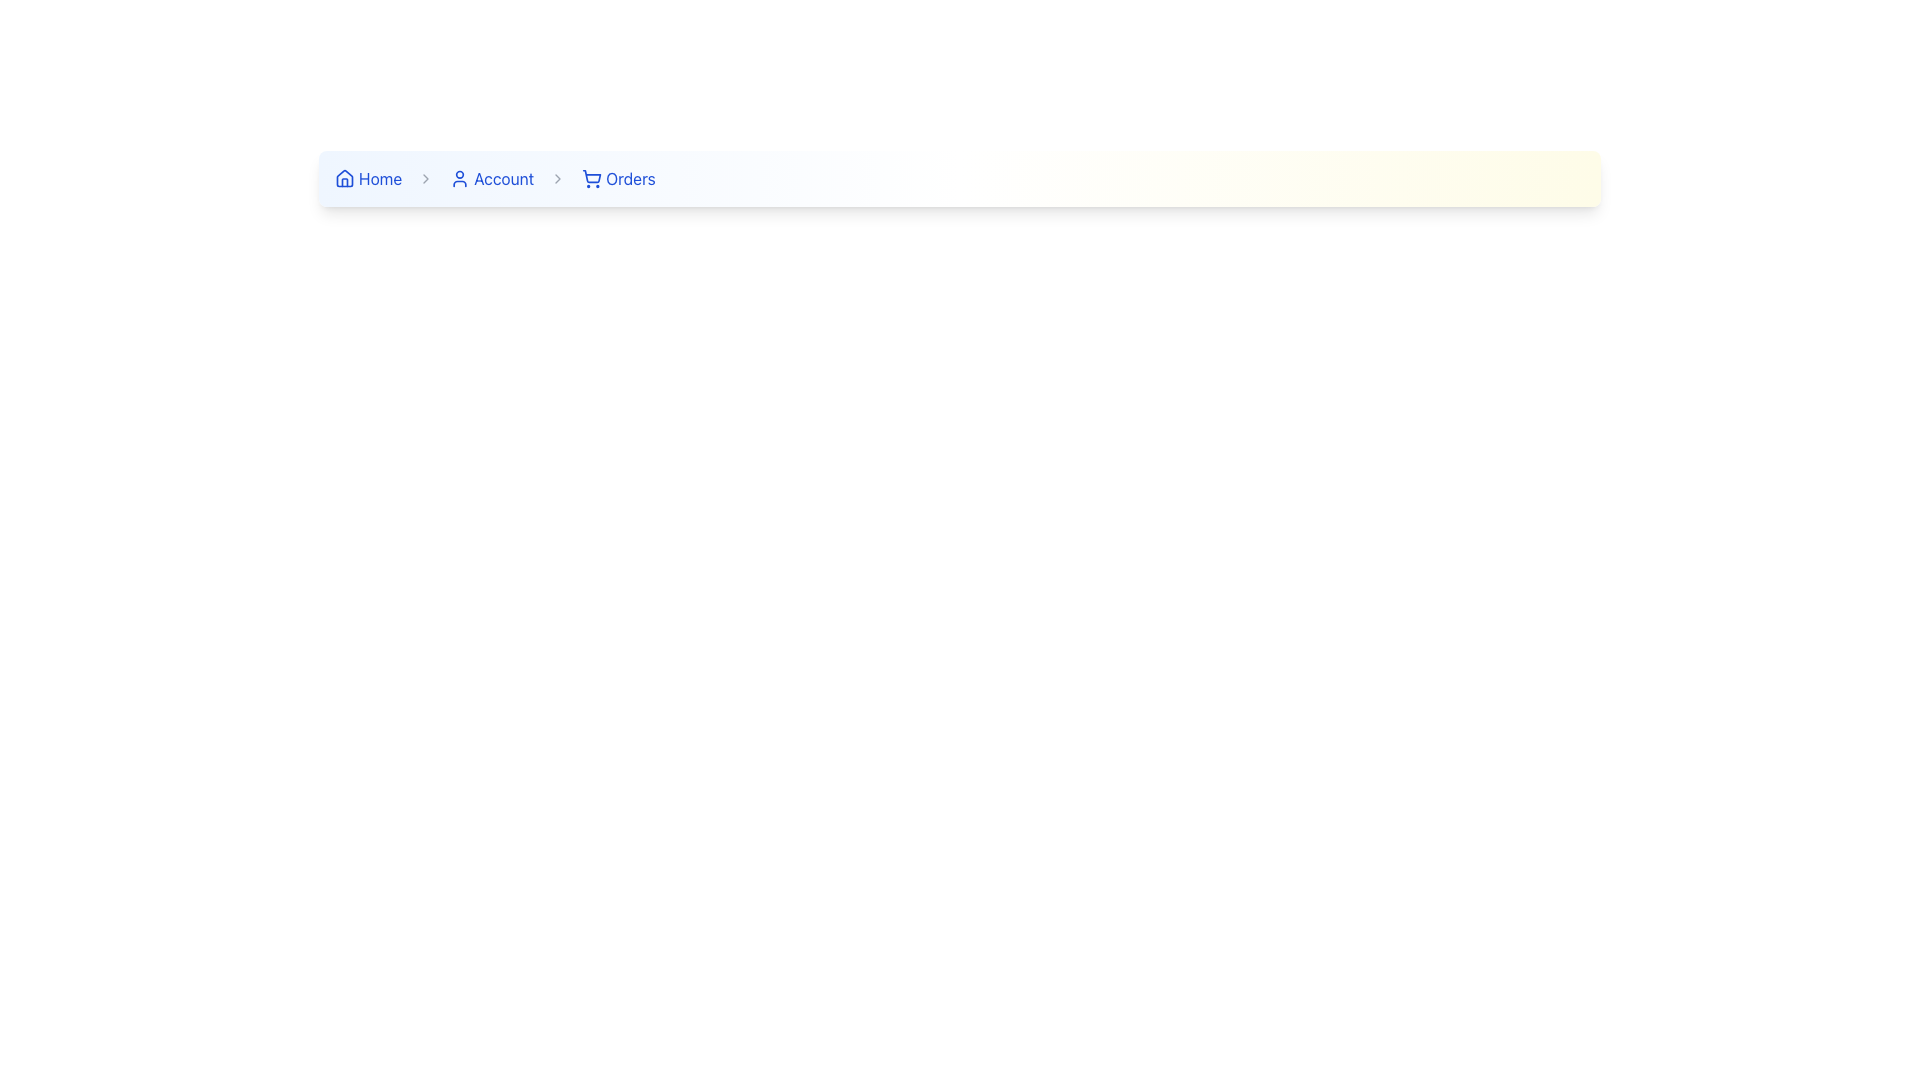  I want to click on the 'Home' icon in the breadcrumb navigation, so click(345, 177).